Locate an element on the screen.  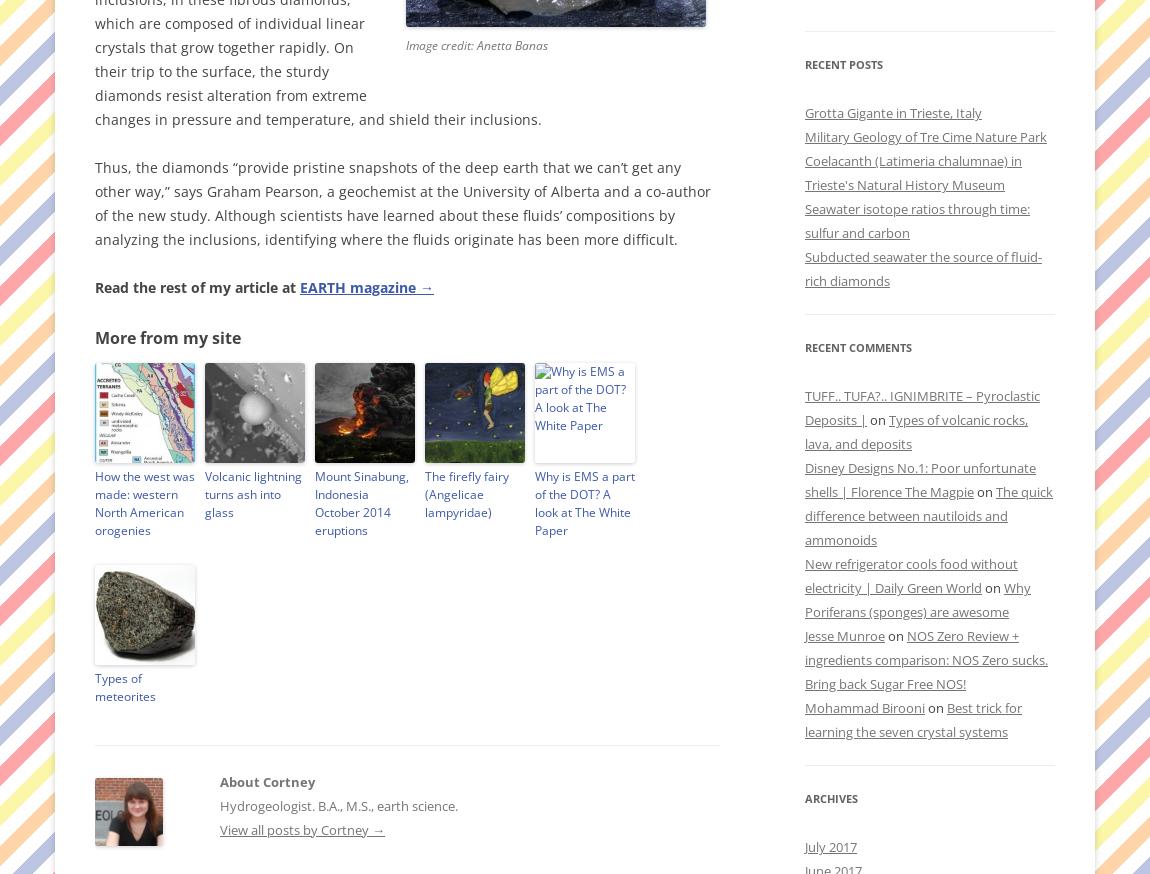
'The quick difference between nautiloids and ammonoids' is located at coordinates (928, 516).